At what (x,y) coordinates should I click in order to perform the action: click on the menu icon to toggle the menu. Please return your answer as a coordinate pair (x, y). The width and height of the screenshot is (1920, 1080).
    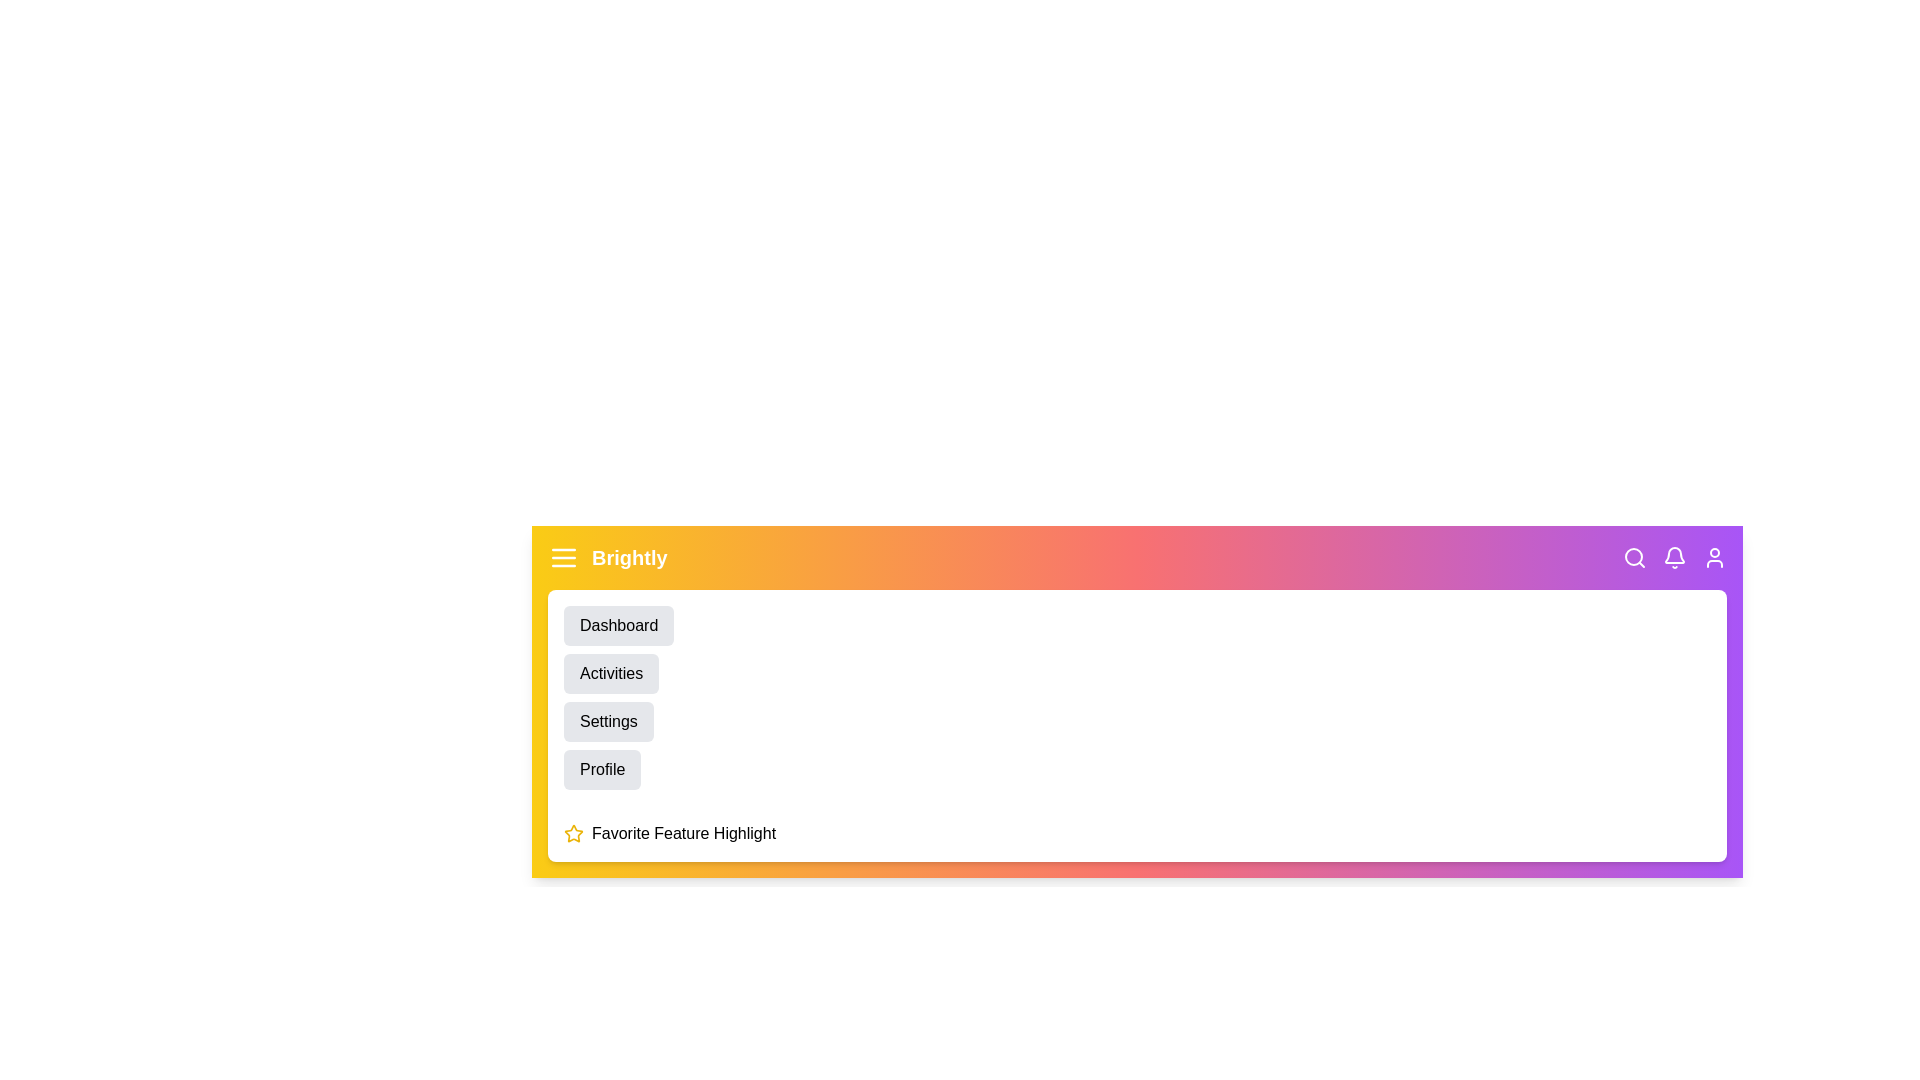
    Looking at the image, I should click on (563, 558).